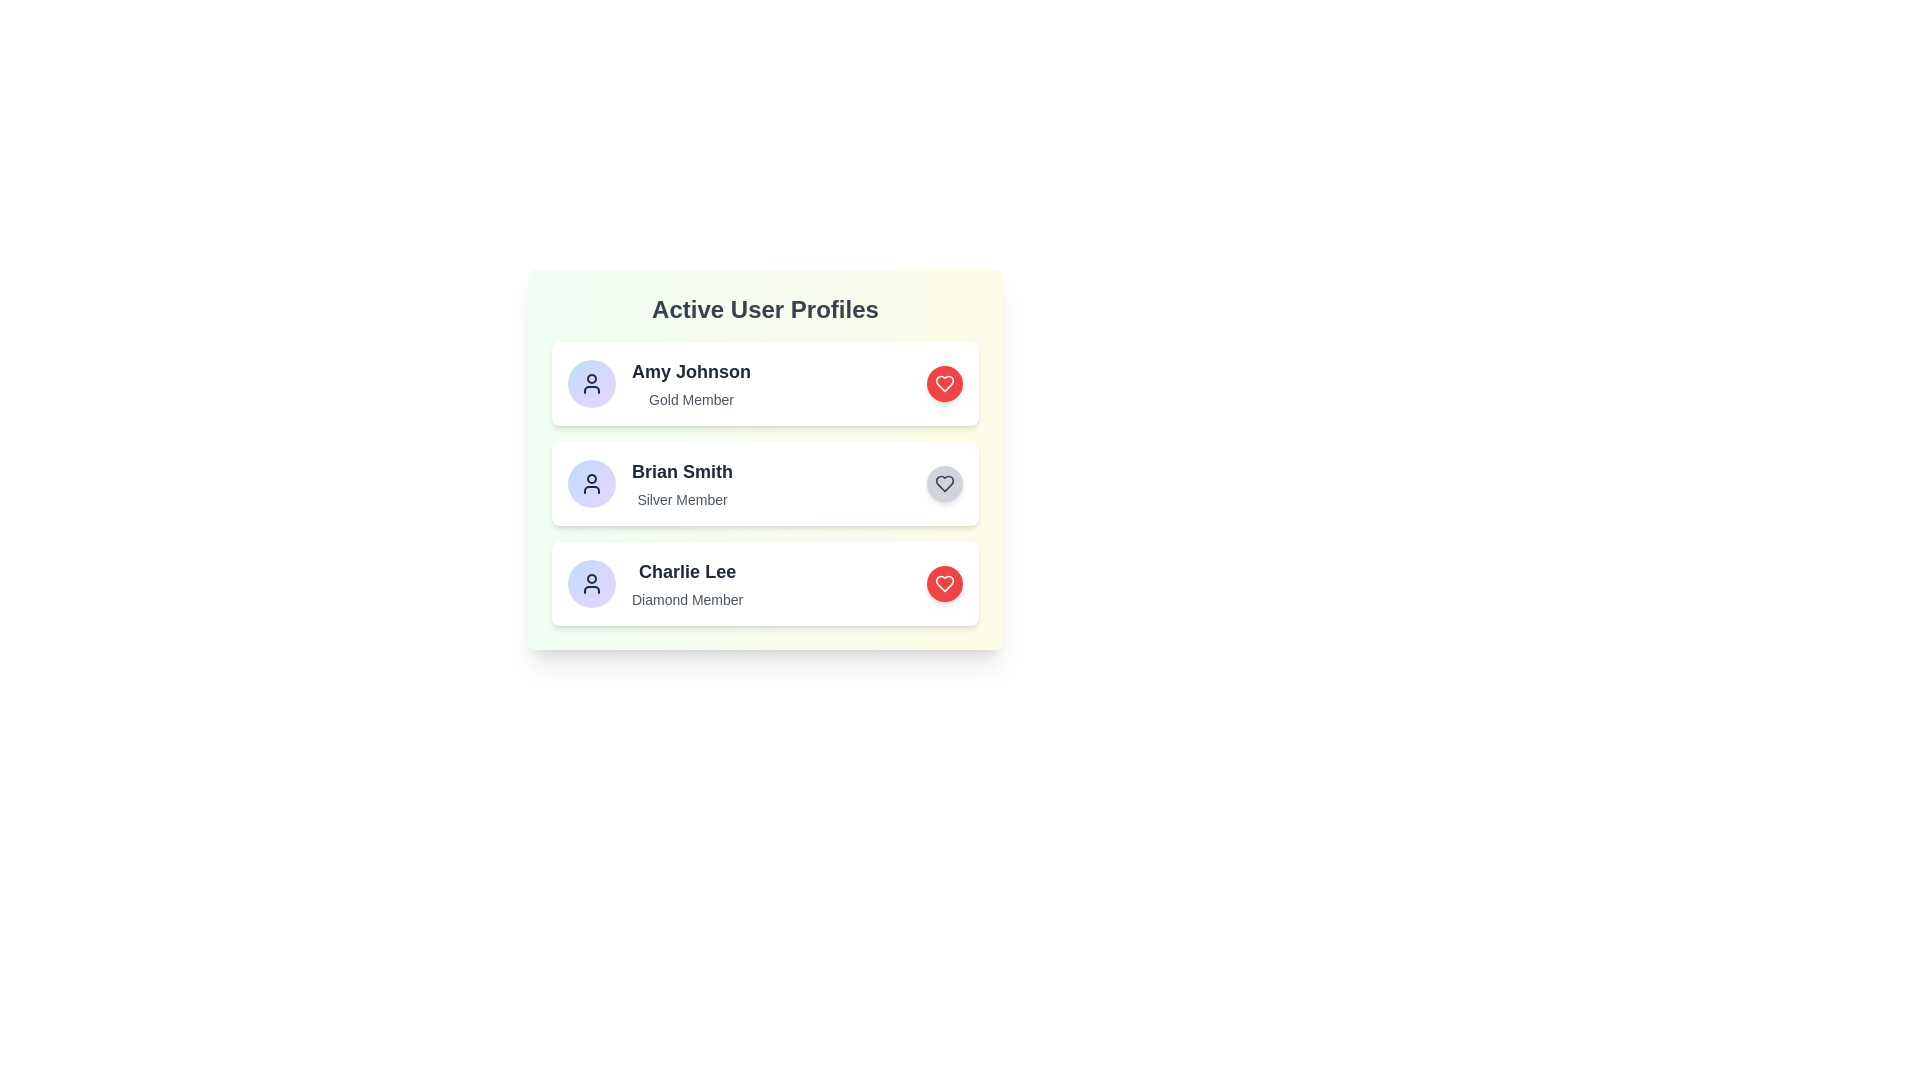 The image size is (1920, 1080). Describe the element at coordinates (691, 371) in the screenshot. I see `the text label displaying the name 'Amy Johnson' which is styled as a heading in bold, dark font, located inside the first user profile card of the 'Active User Profiles' list` at that location.